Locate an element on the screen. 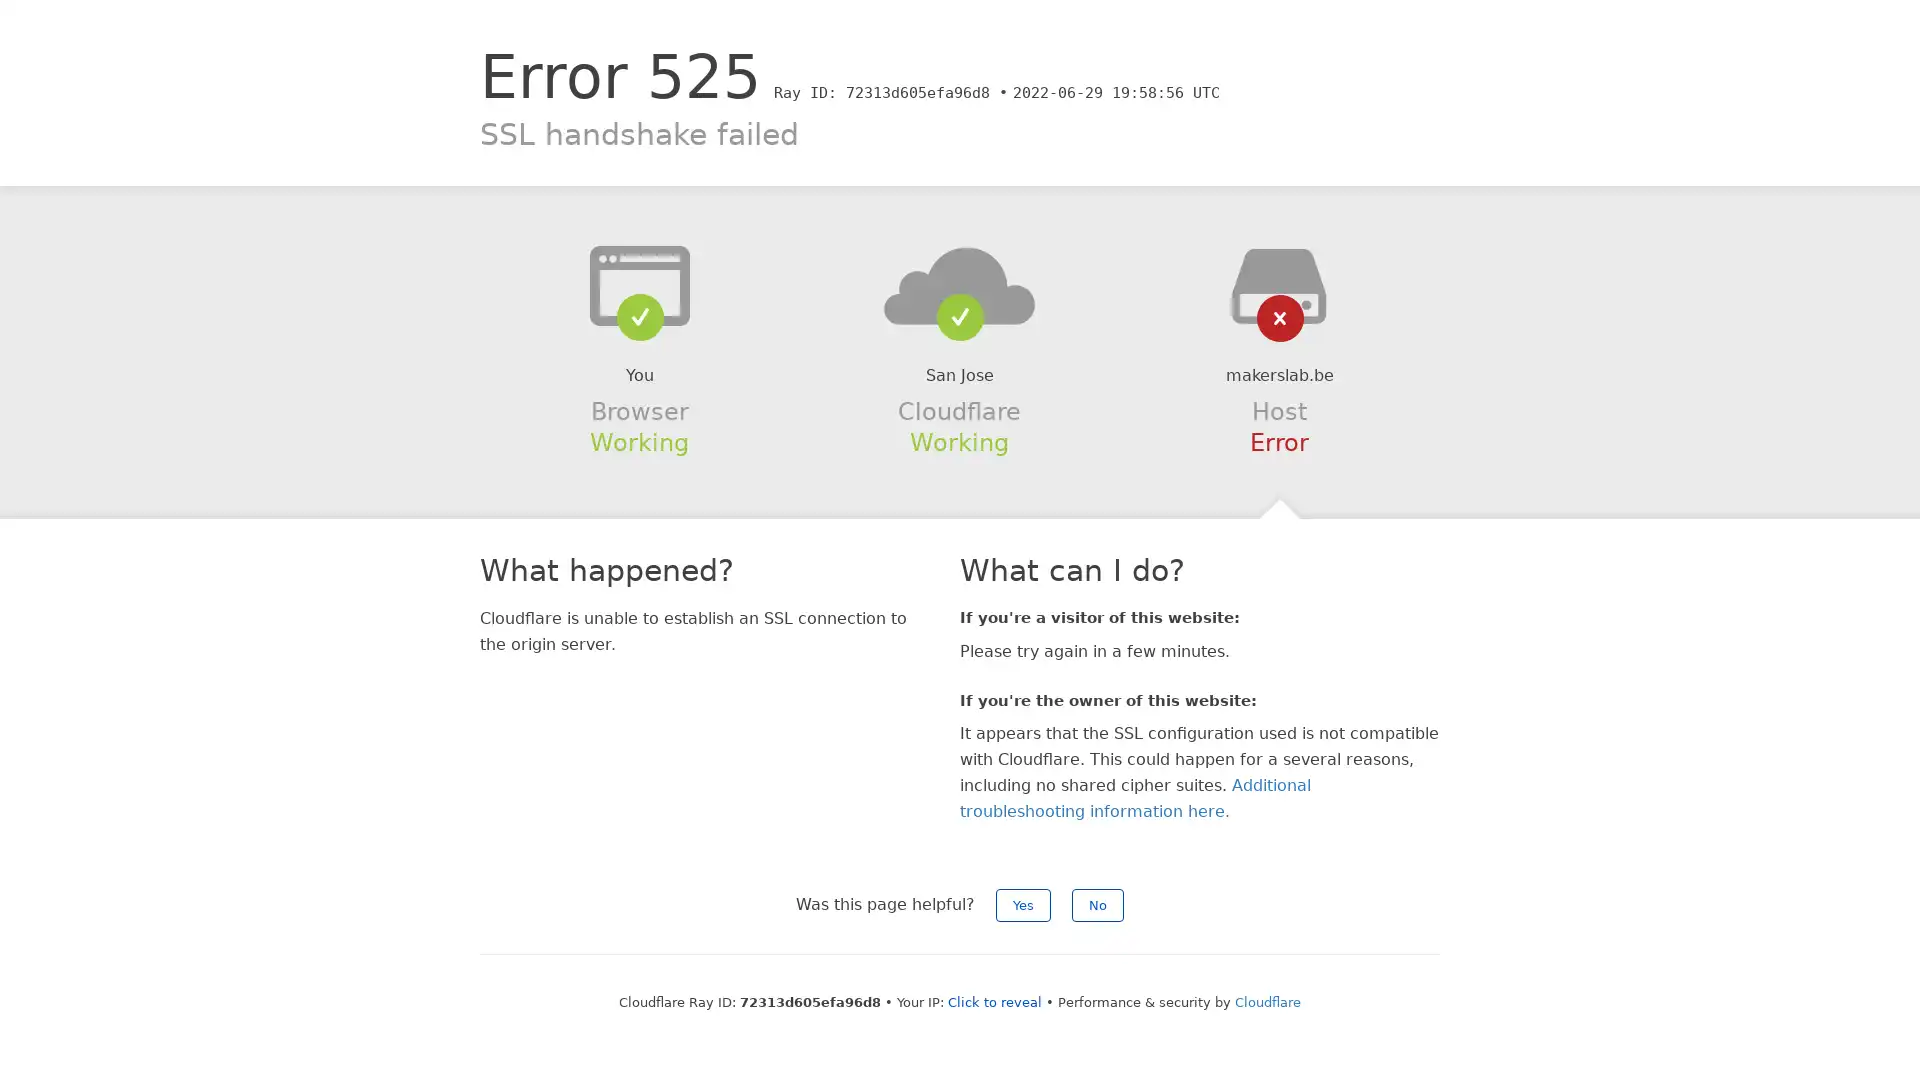  Click to reveal is located at coordinates (994, 1002).